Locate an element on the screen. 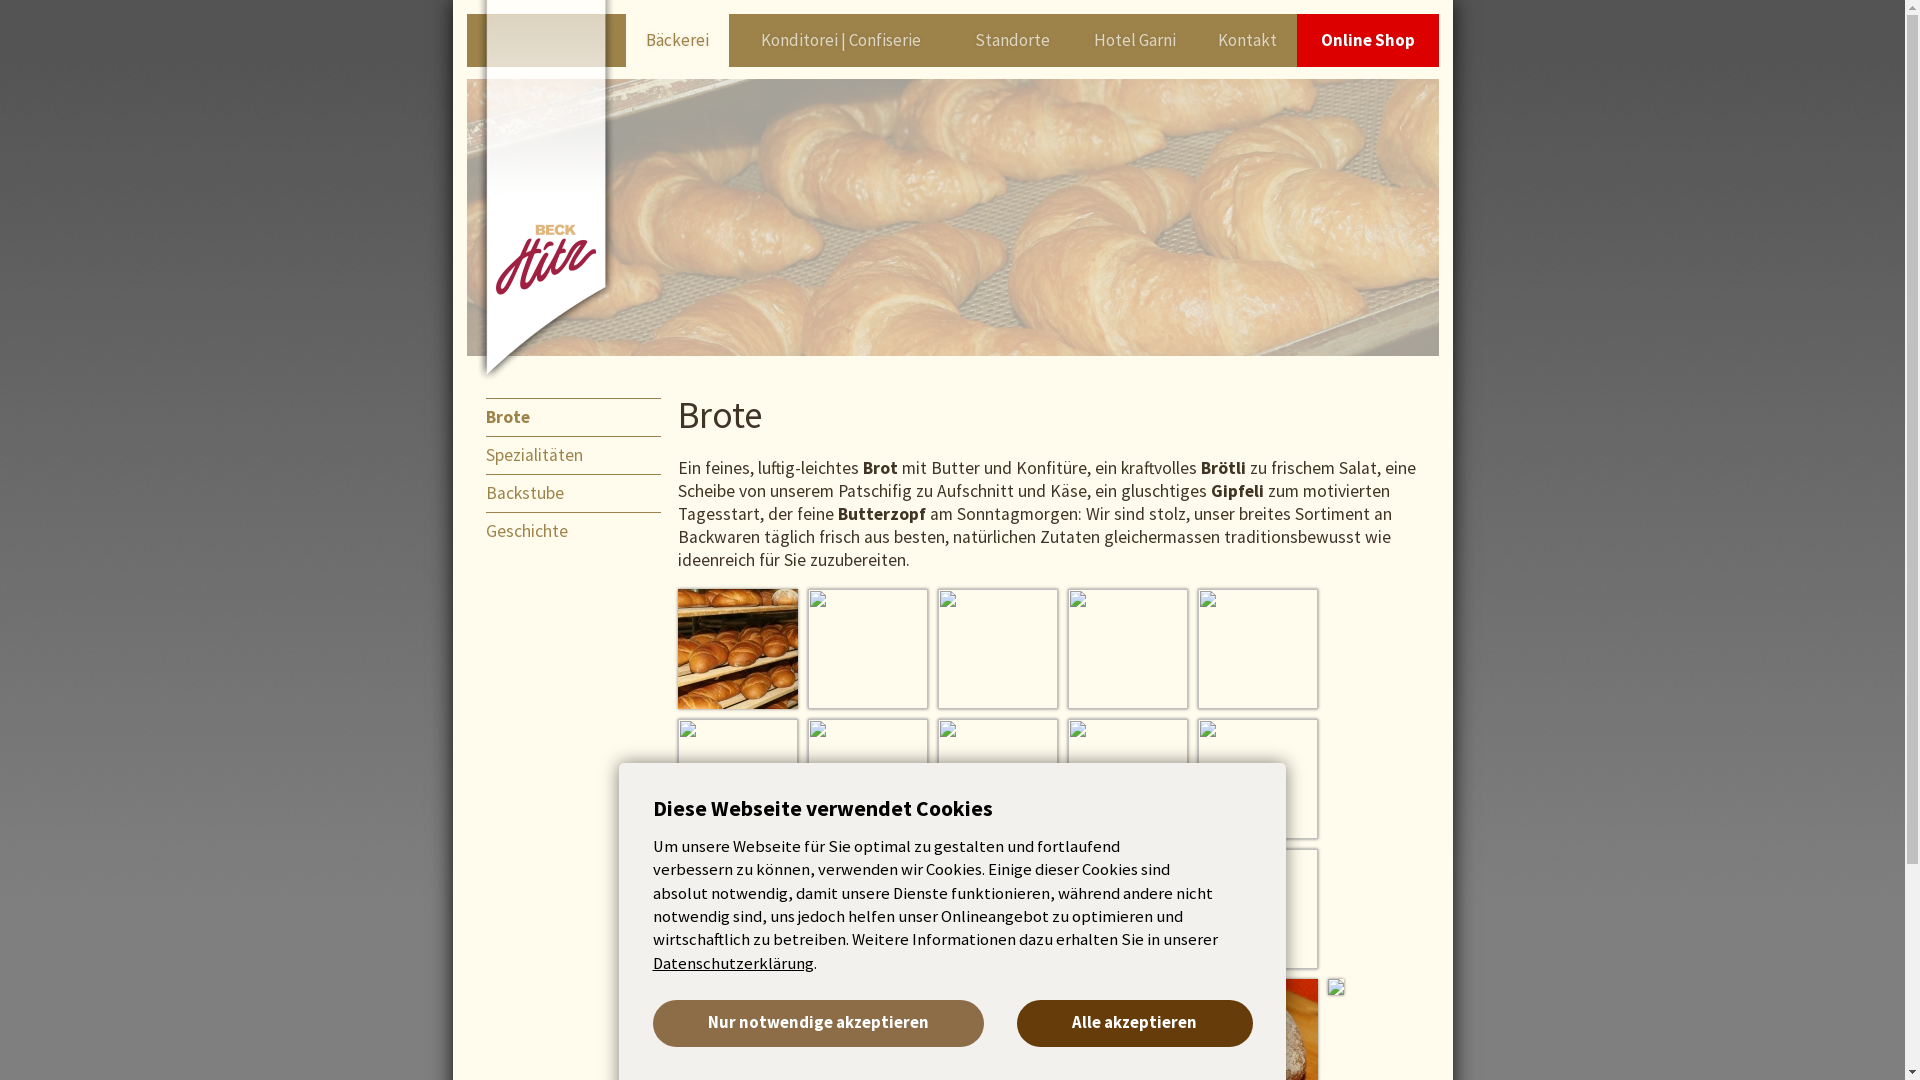 This screenshot has width=1920, height=1080. 'Brote' is located at coordinates (581, 415).